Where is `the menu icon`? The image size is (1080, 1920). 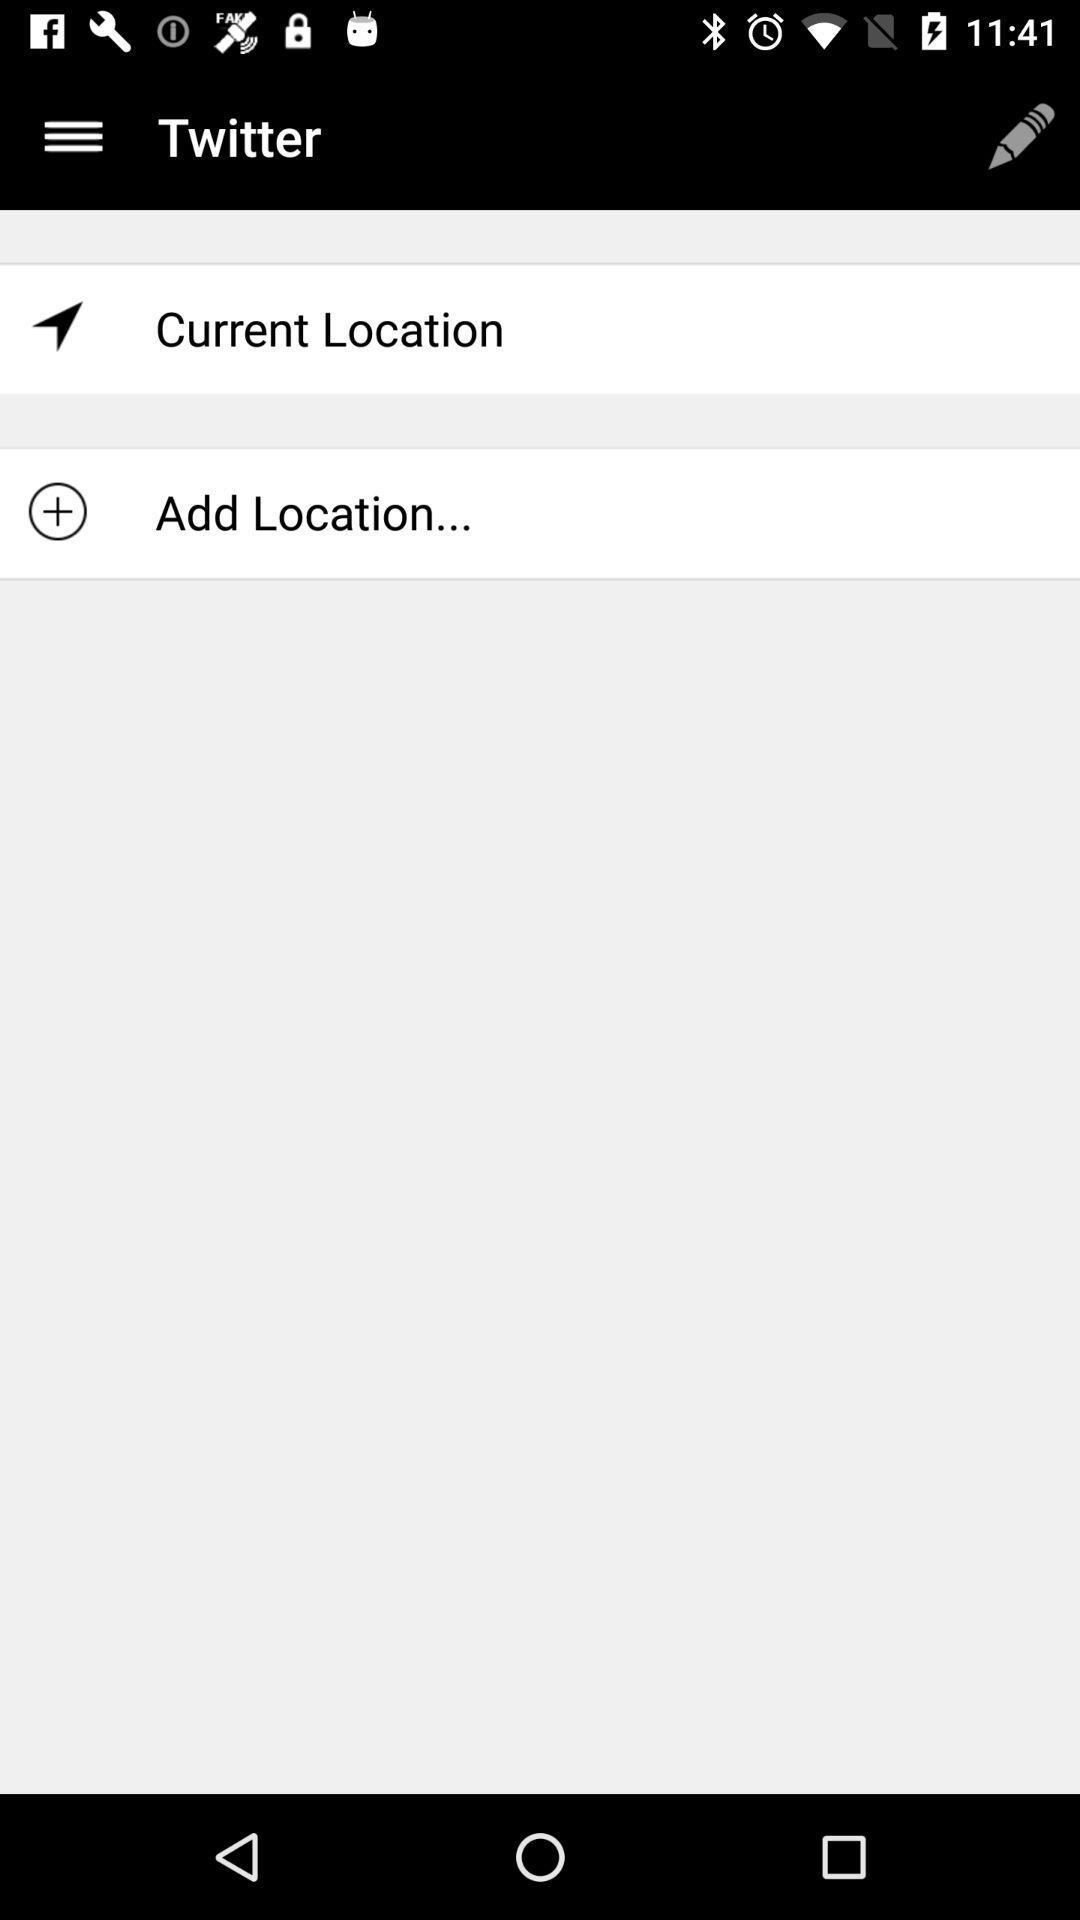
the menu icon is located at coordinates (72, 135).